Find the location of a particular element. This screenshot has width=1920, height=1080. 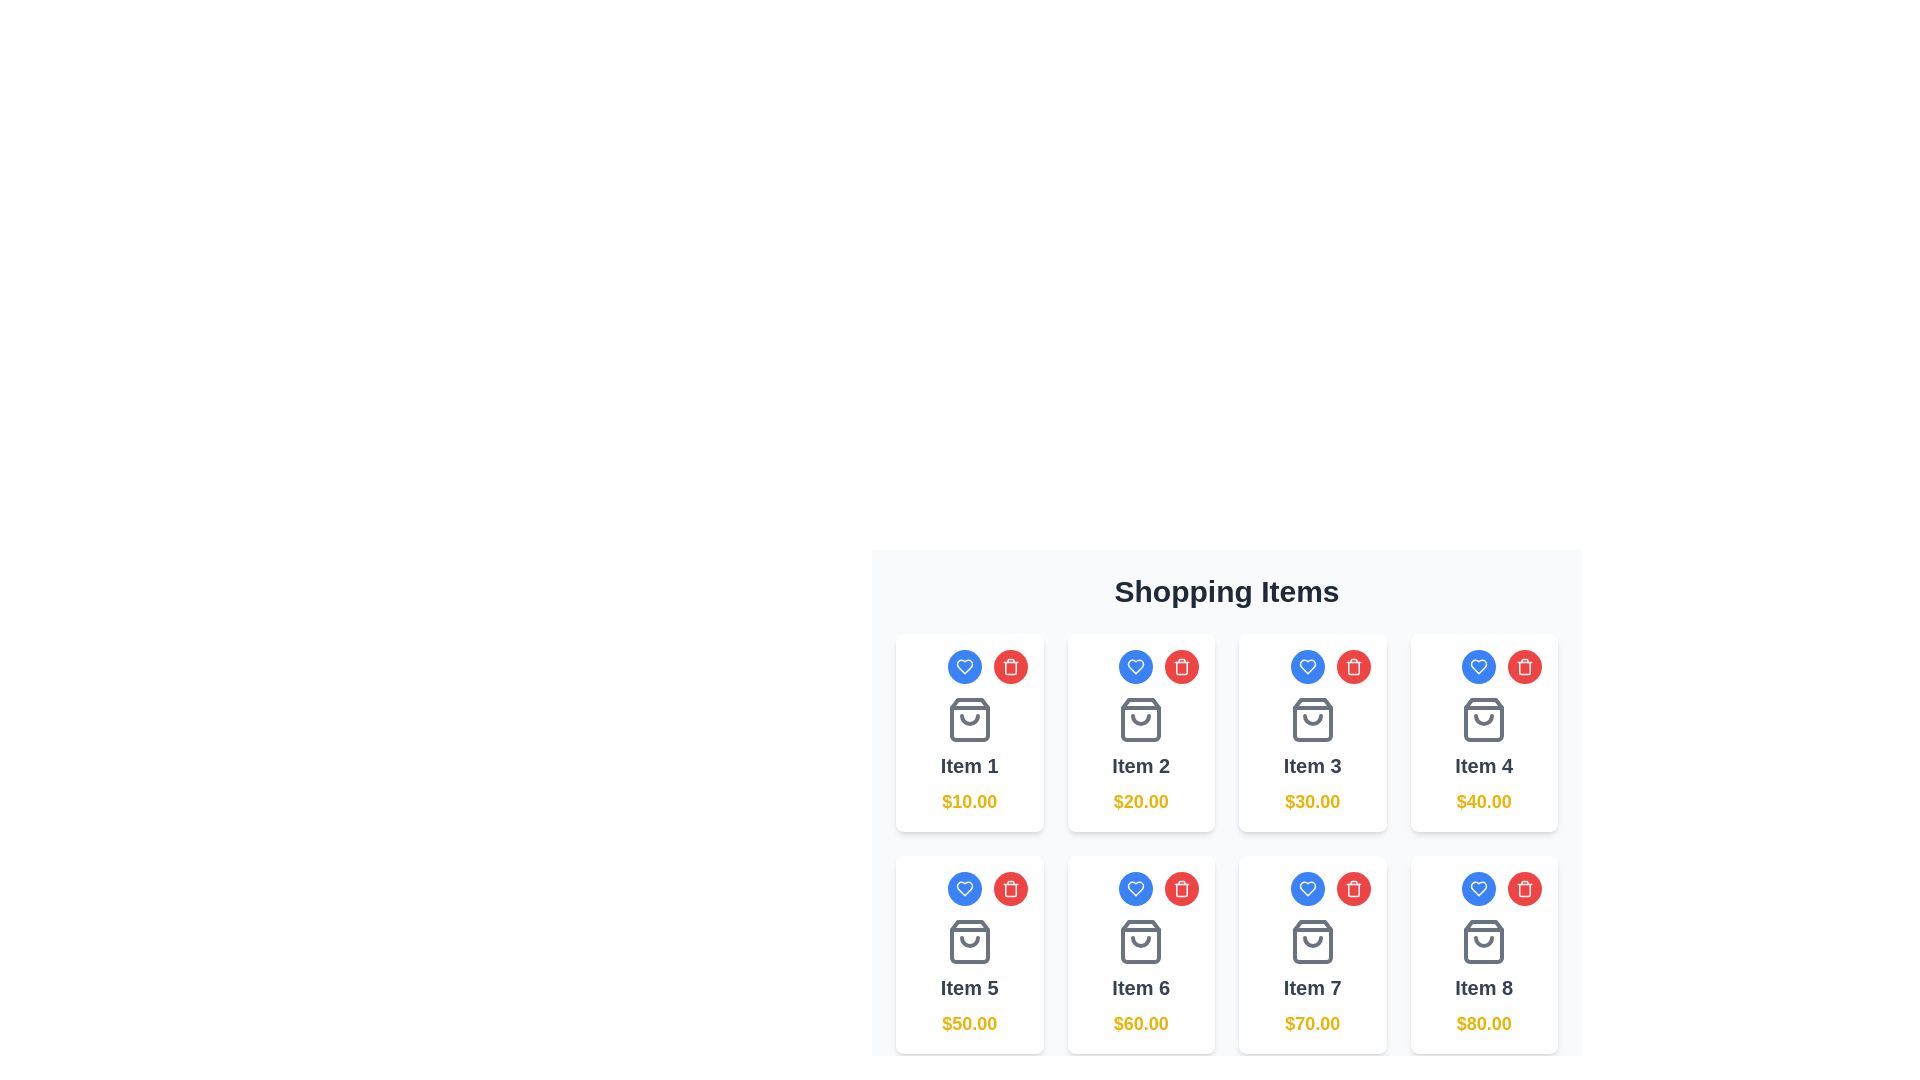

the delete button icon represented by a trash can with a red background in the top-right corner of the product card is located at coordinates (1181, 887).